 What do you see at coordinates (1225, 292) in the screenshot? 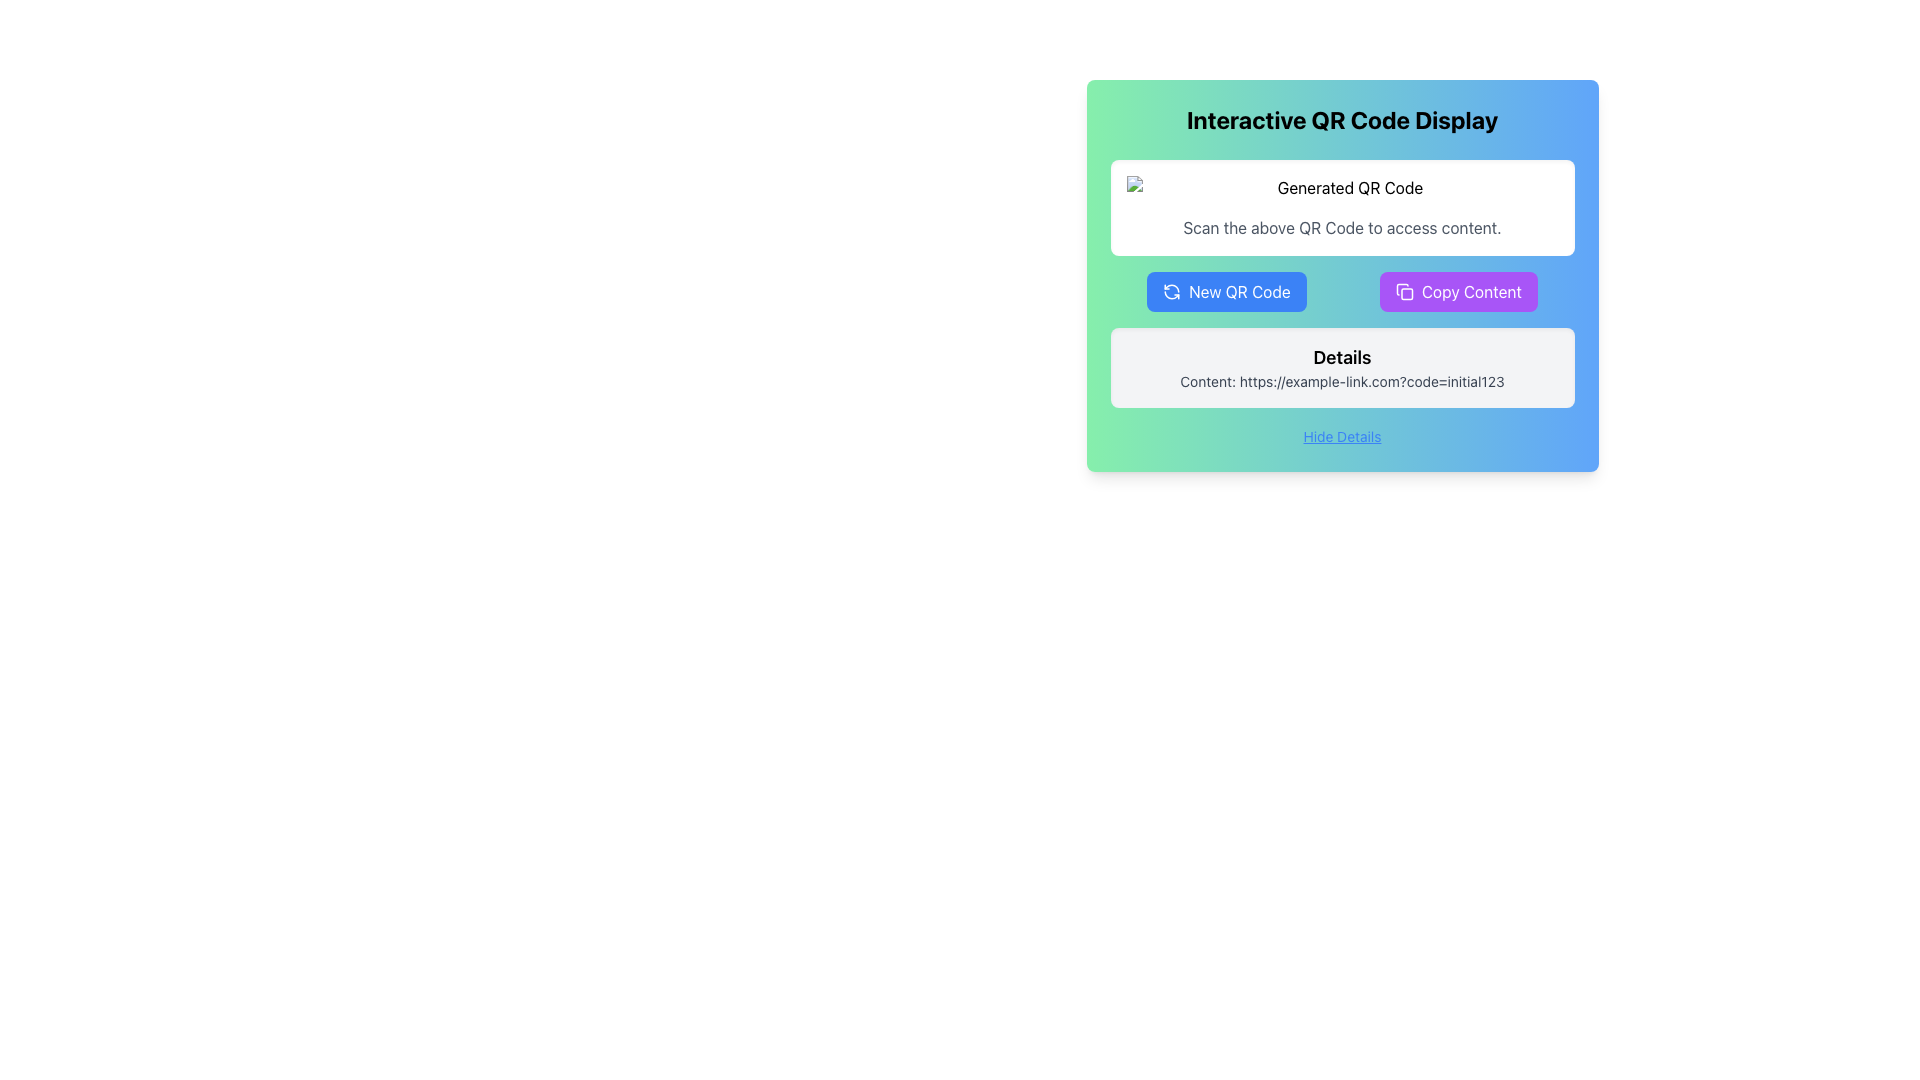
I see `the blue button labeled 'New QR Code' to generate a new QR code` at bounding box center [1225, 292].